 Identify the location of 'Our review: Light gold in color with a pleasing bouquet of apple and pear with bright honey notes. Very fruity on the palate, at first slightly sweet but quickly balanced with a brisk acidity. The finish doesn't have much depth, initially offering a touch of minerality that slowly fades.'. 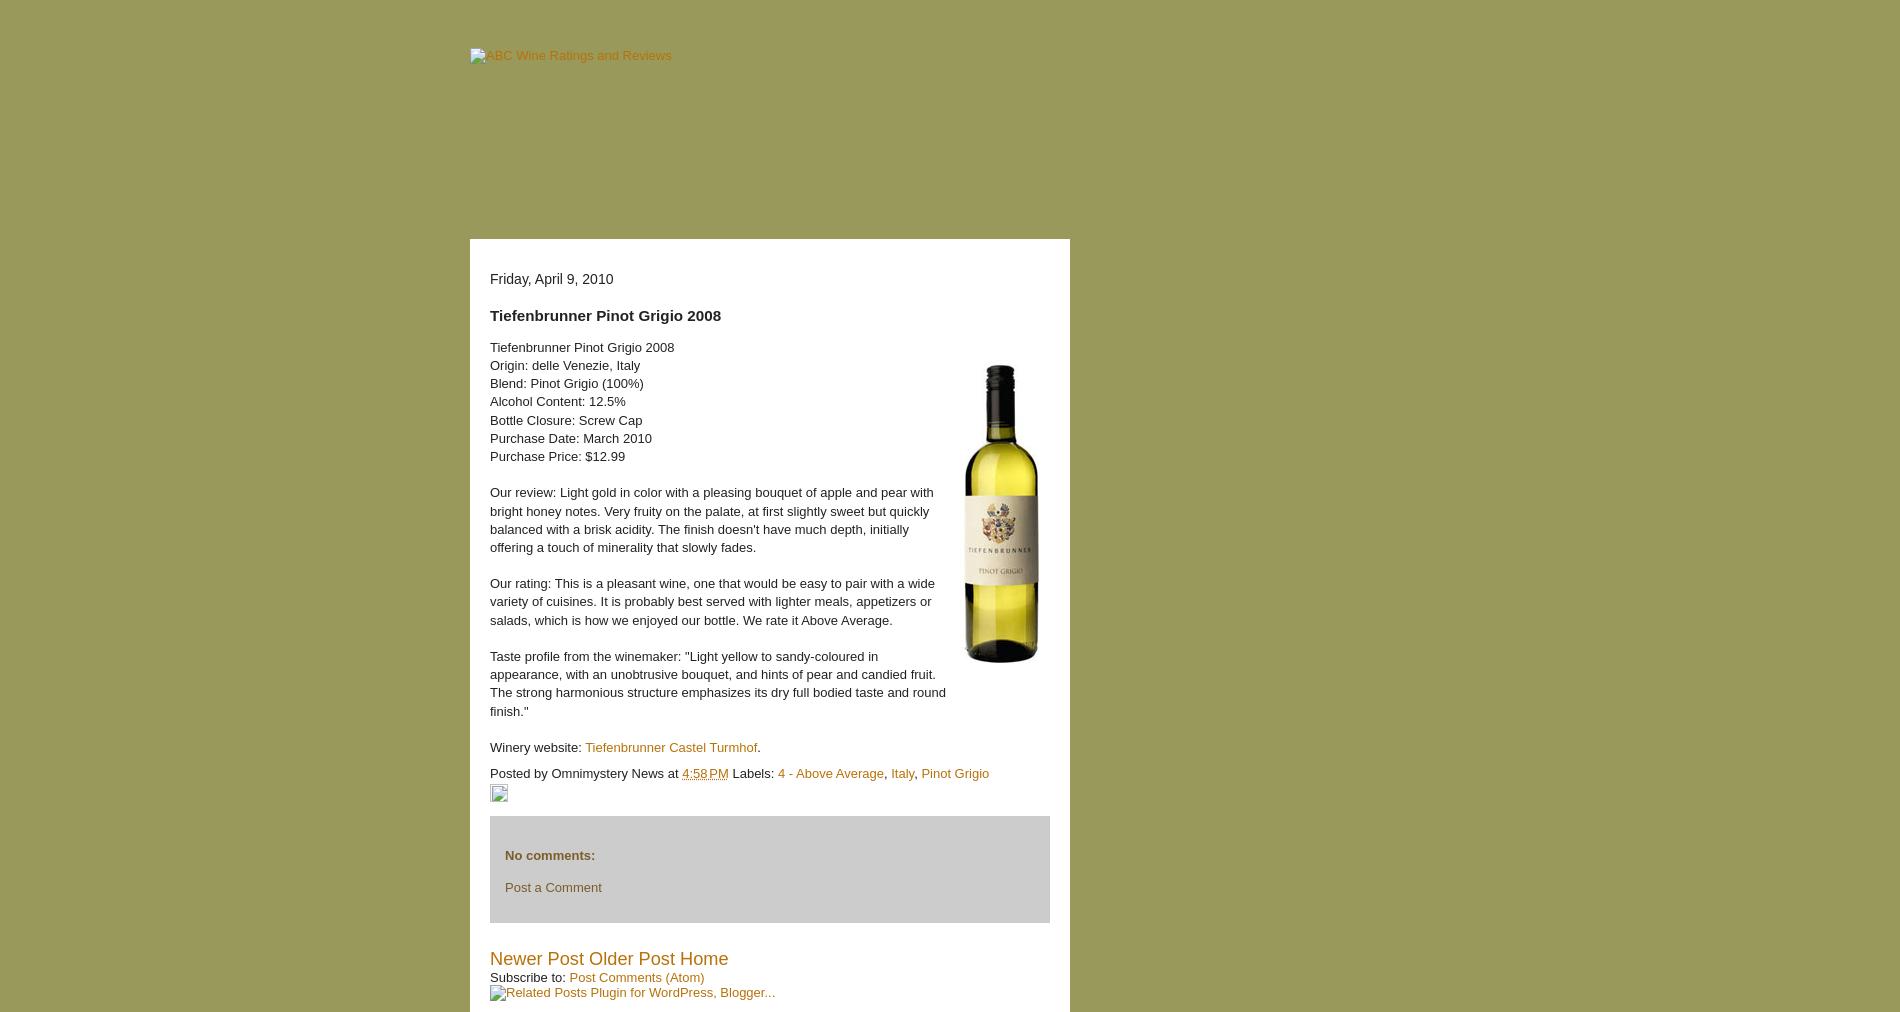
(711, 518).